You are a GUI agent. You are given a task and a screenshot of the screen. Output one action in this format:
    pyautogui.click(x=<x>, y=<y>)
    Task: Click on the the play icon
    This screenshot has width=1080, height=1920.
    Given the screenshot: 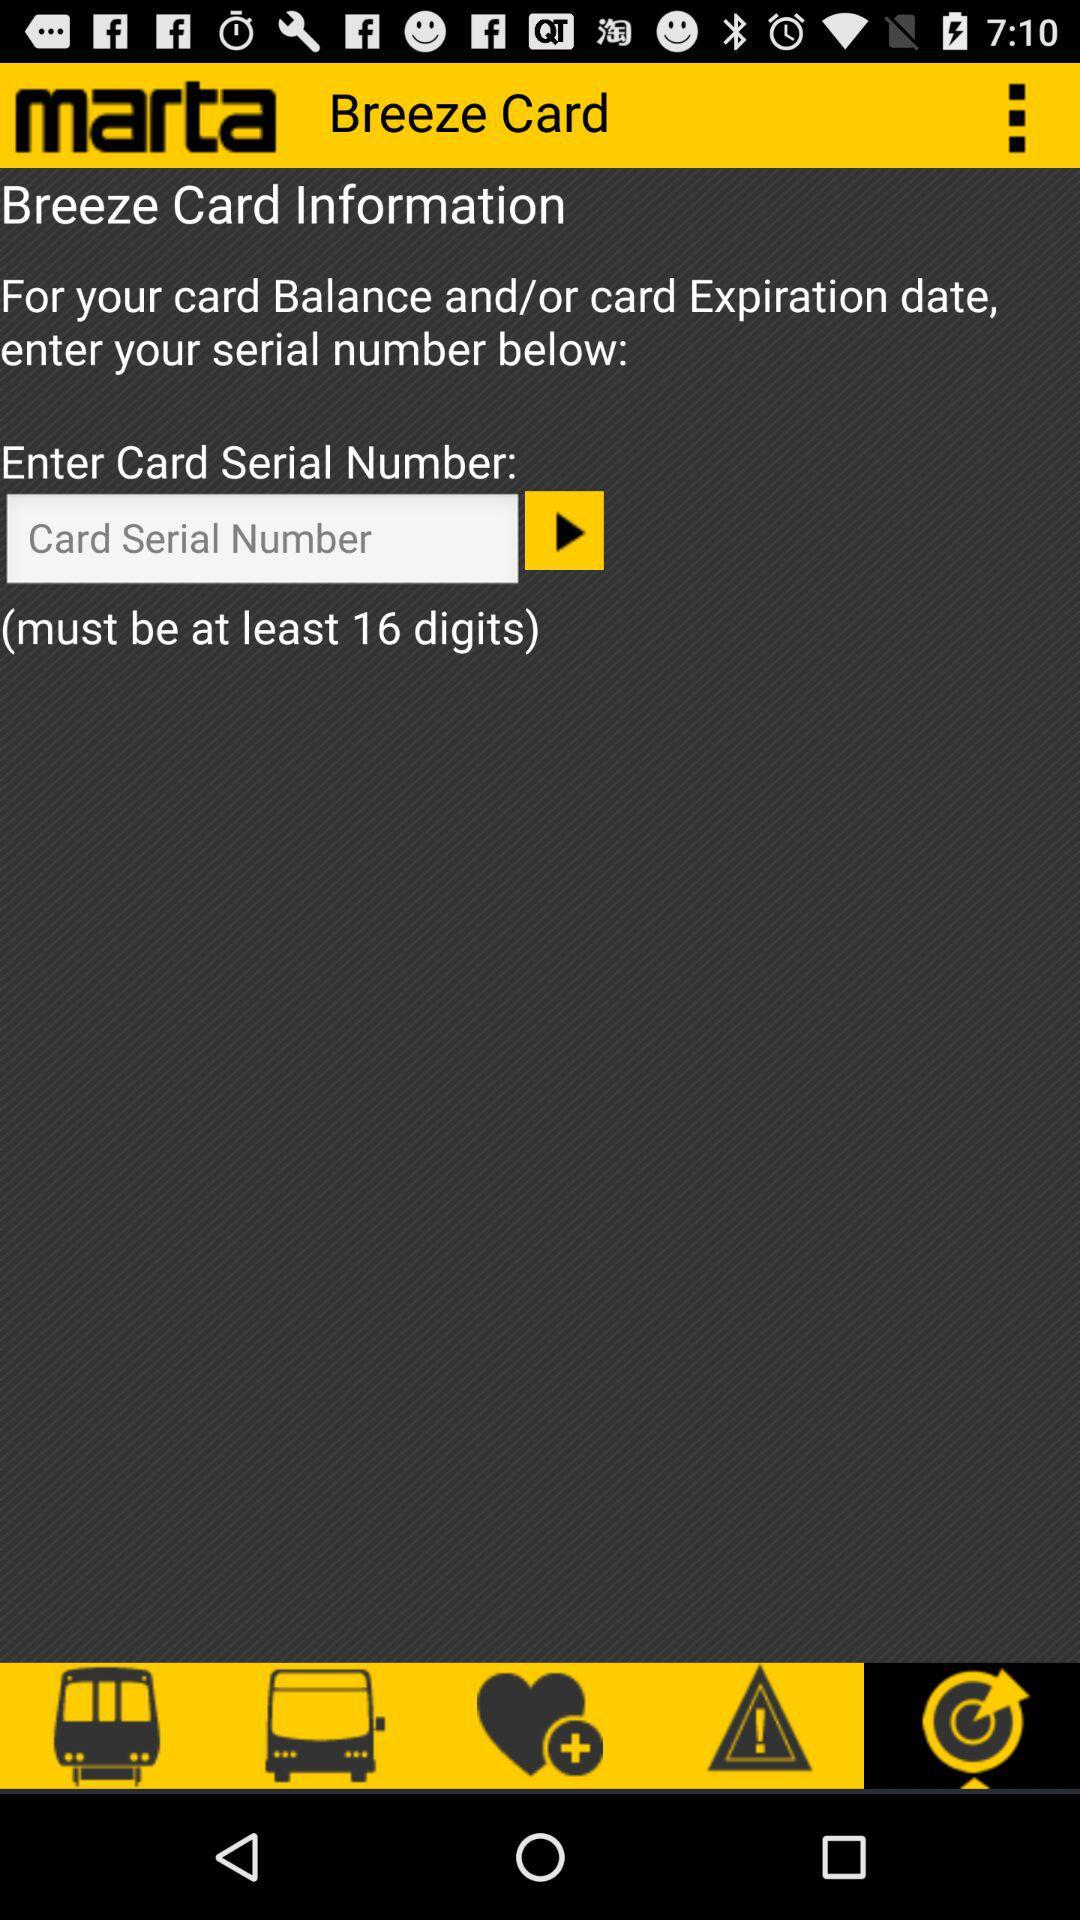 What is the action you would take?
    pyautogui.click(x=564, y=566)
    